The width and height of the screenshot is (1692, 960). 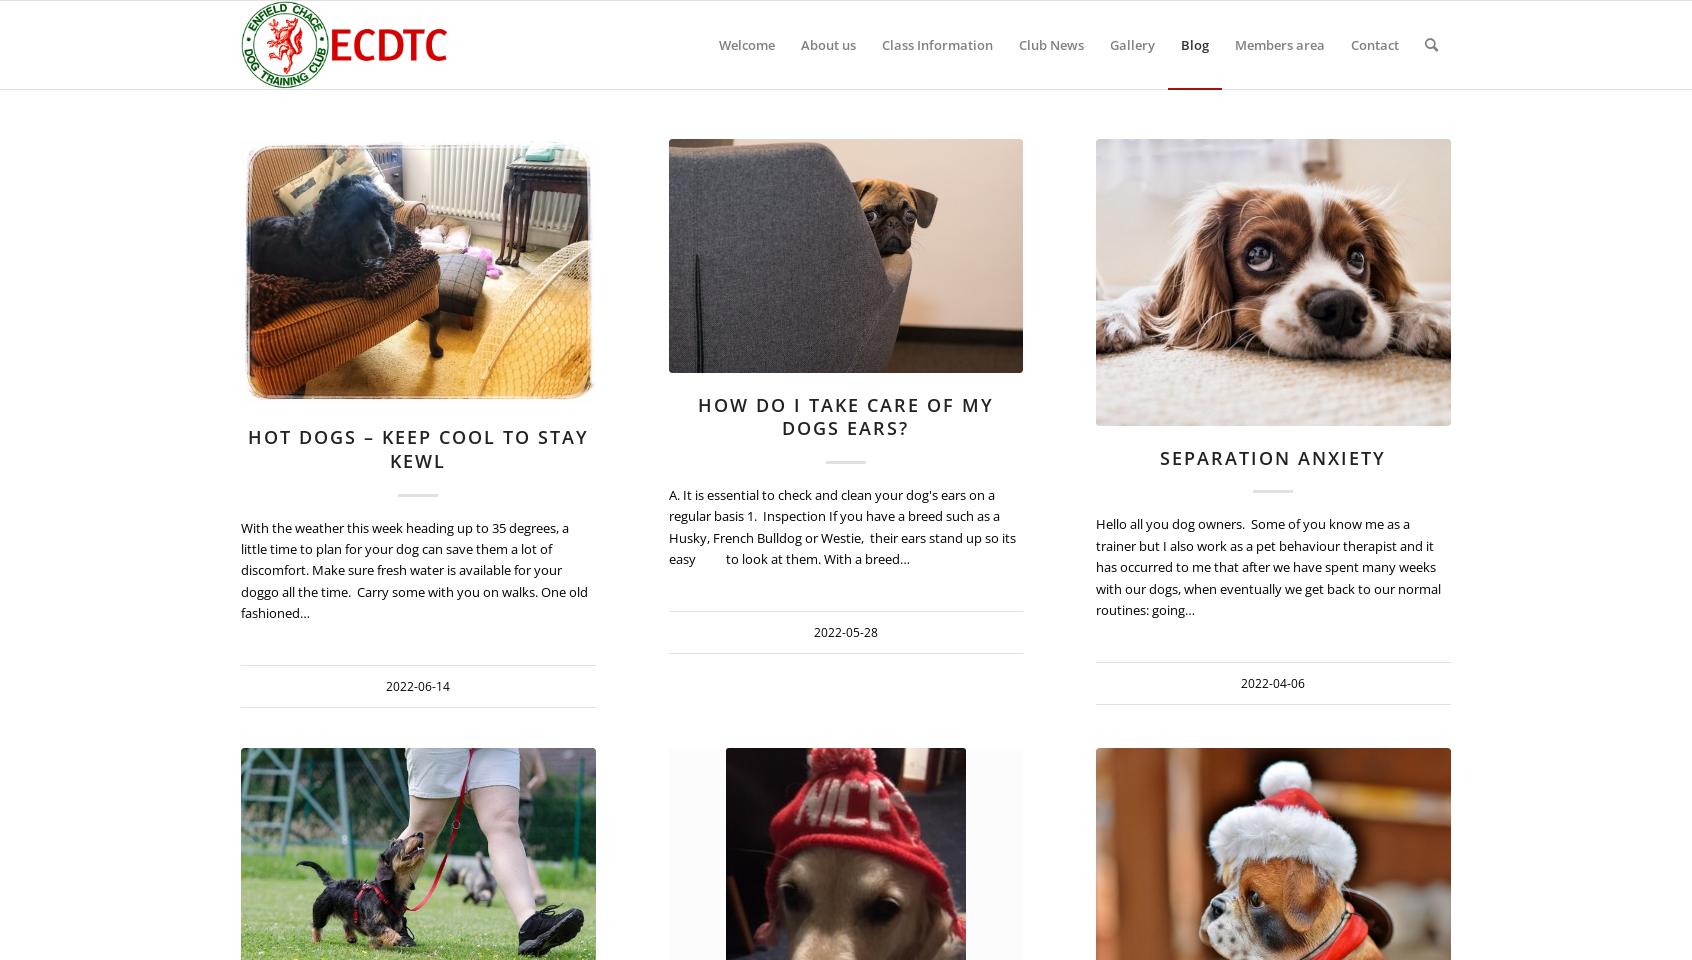 What do you see at coordinates (697, 265) in the screenshot?
I see `'2022-06-14 12:38:21'` at bounding box center [697, 265].